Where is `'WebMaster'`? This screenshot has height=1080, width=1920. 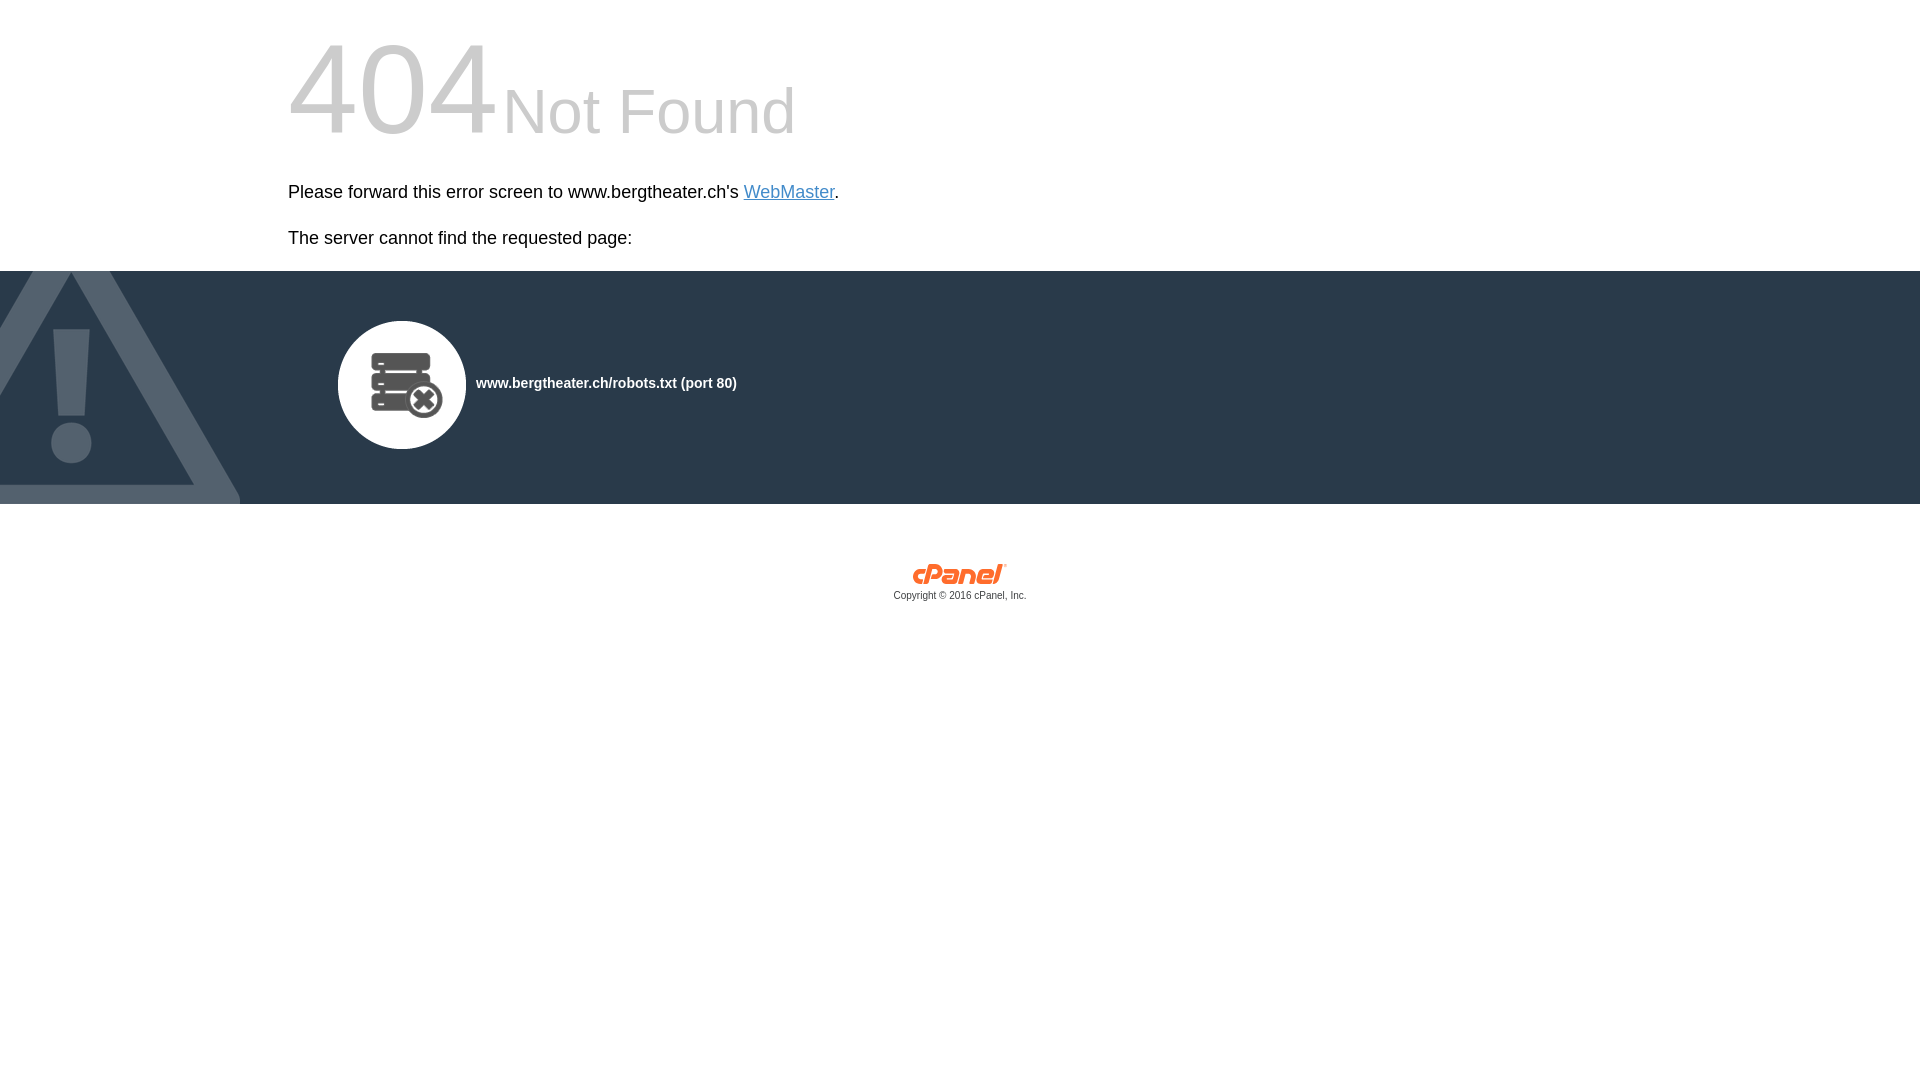
'WebMaster' is located at coordinates (788, 192).